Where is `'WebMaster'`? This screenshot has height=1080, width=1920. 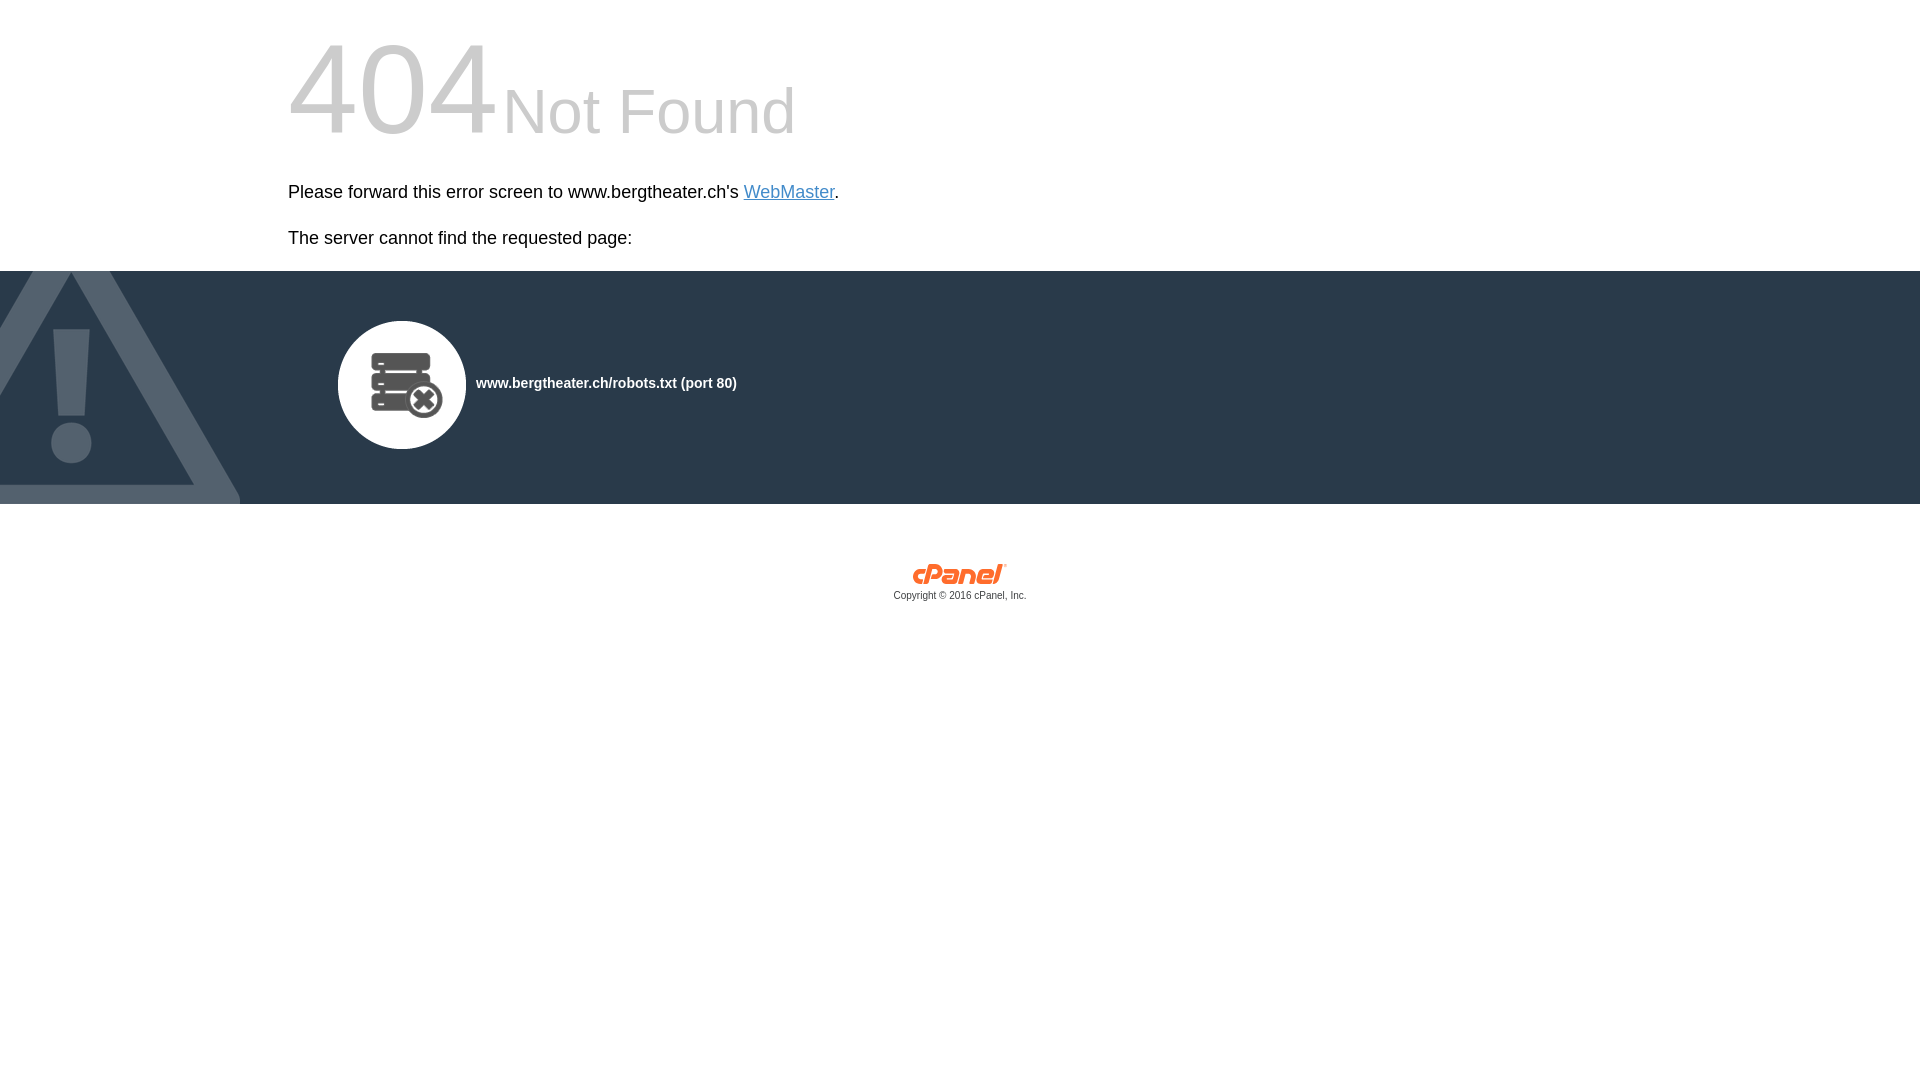
'WebMaster' is located at coordinates (788, 192).